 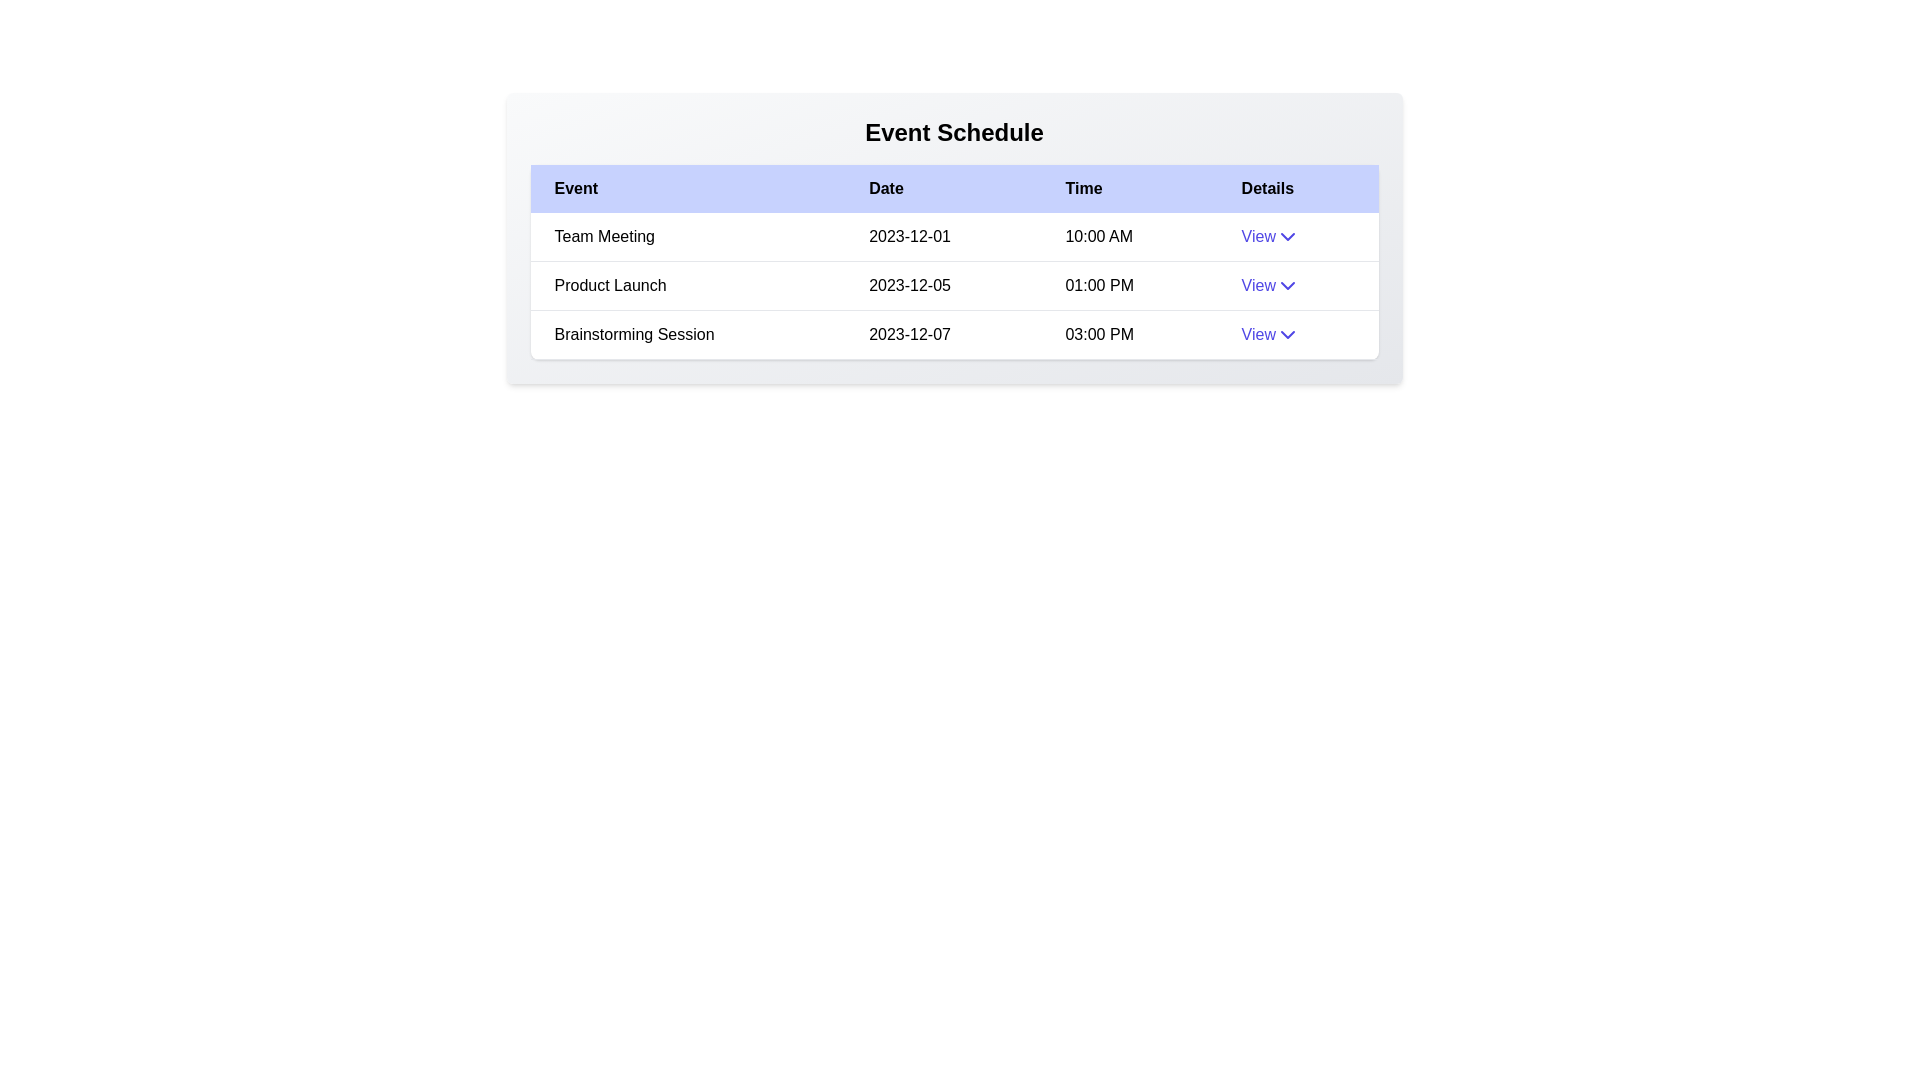 I want to click on the column header labeled 'Details' to sort the table by that column, so click(x=1298, y=189).